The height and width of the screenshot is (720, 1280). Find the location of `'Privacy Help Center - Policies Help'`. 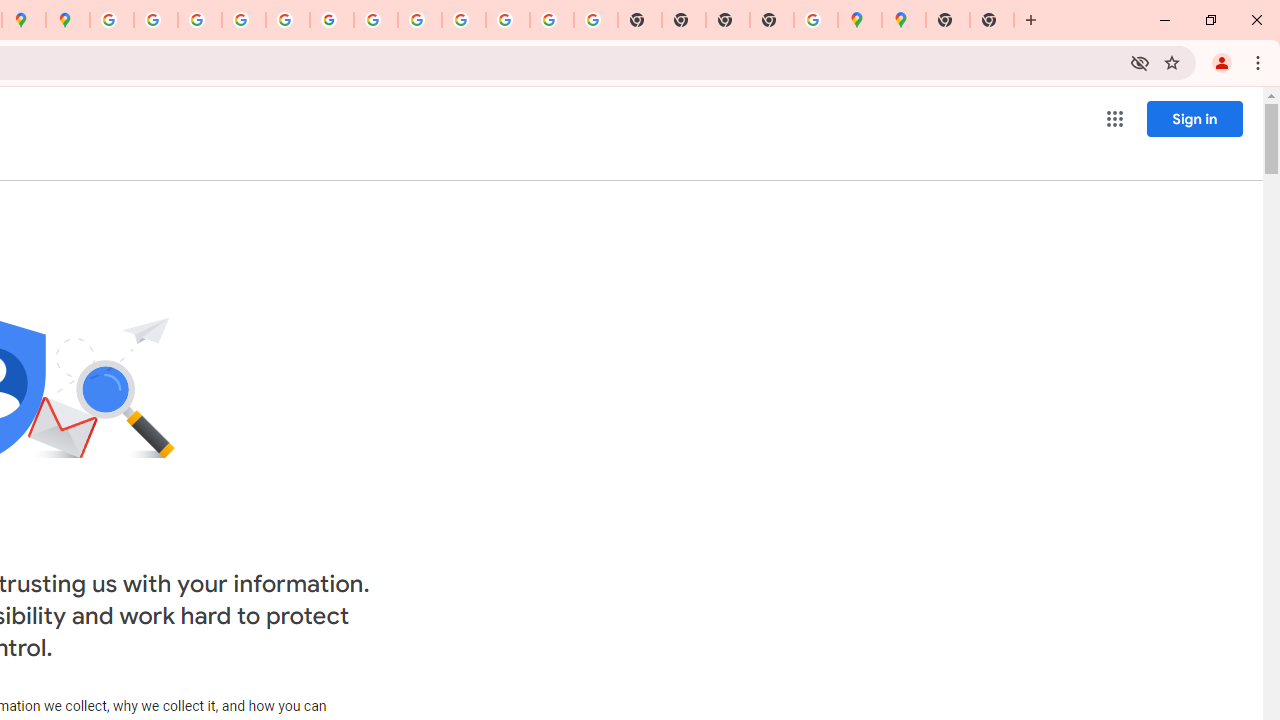

'Privacy Help Center - Policies Help' is located at coordinates (242, 20).